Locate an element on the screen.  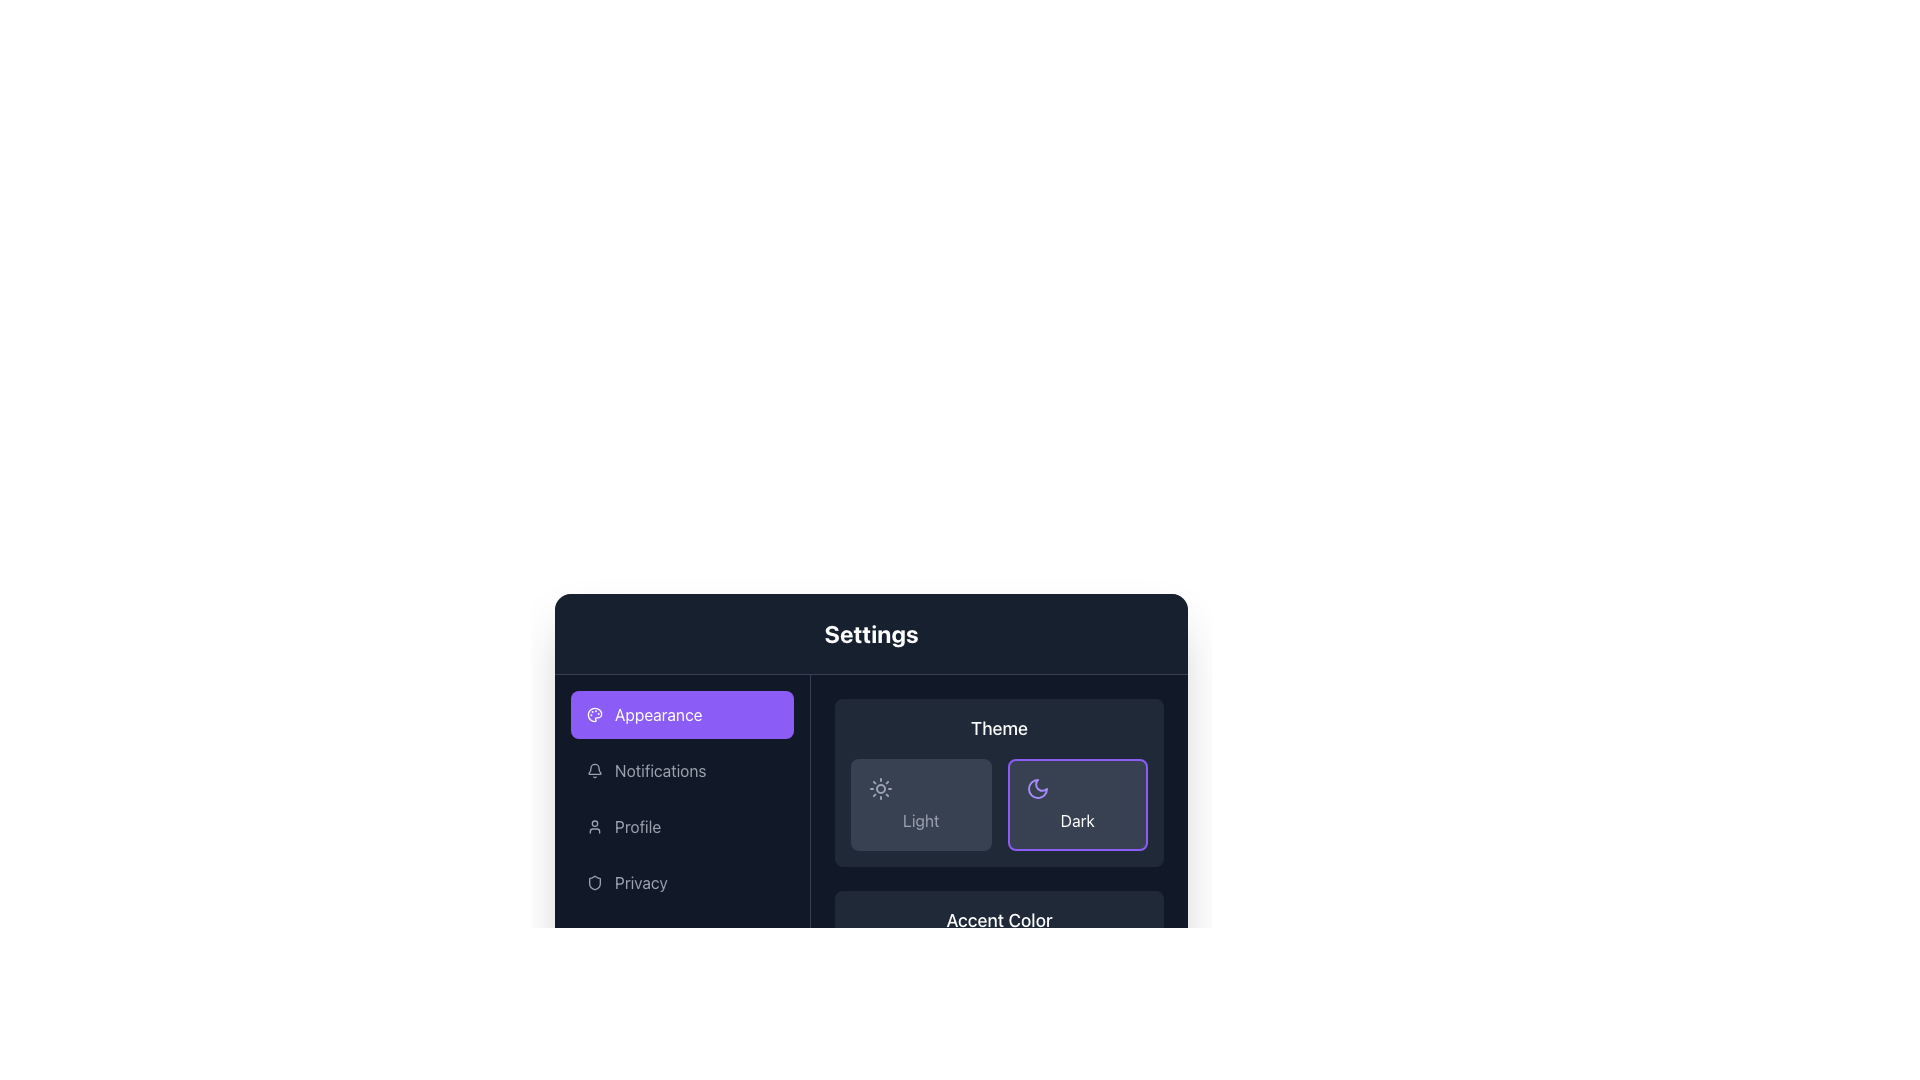
the sun icon, which is a gray, modern minimalist design located at the top-center of the 'Light' card is located at coordinates (880, 788).